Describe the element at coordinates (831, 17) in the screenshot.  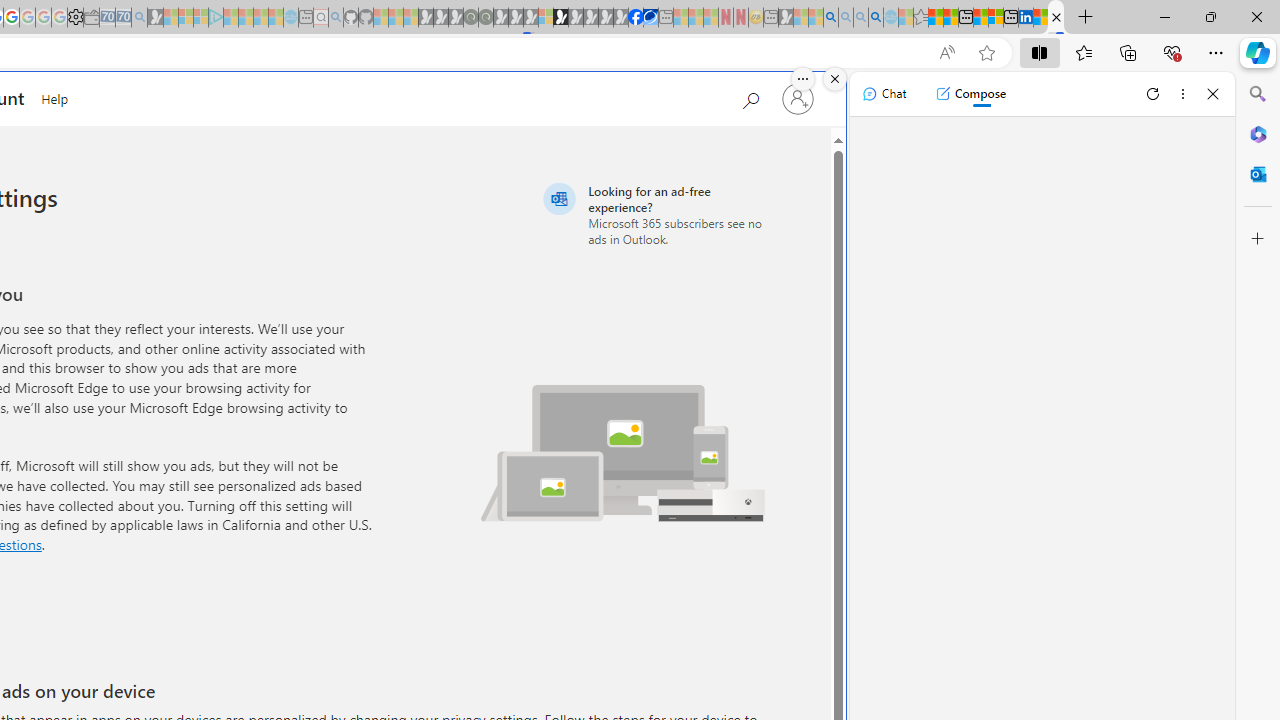
I see `'Bing AI - Search'` at that location.